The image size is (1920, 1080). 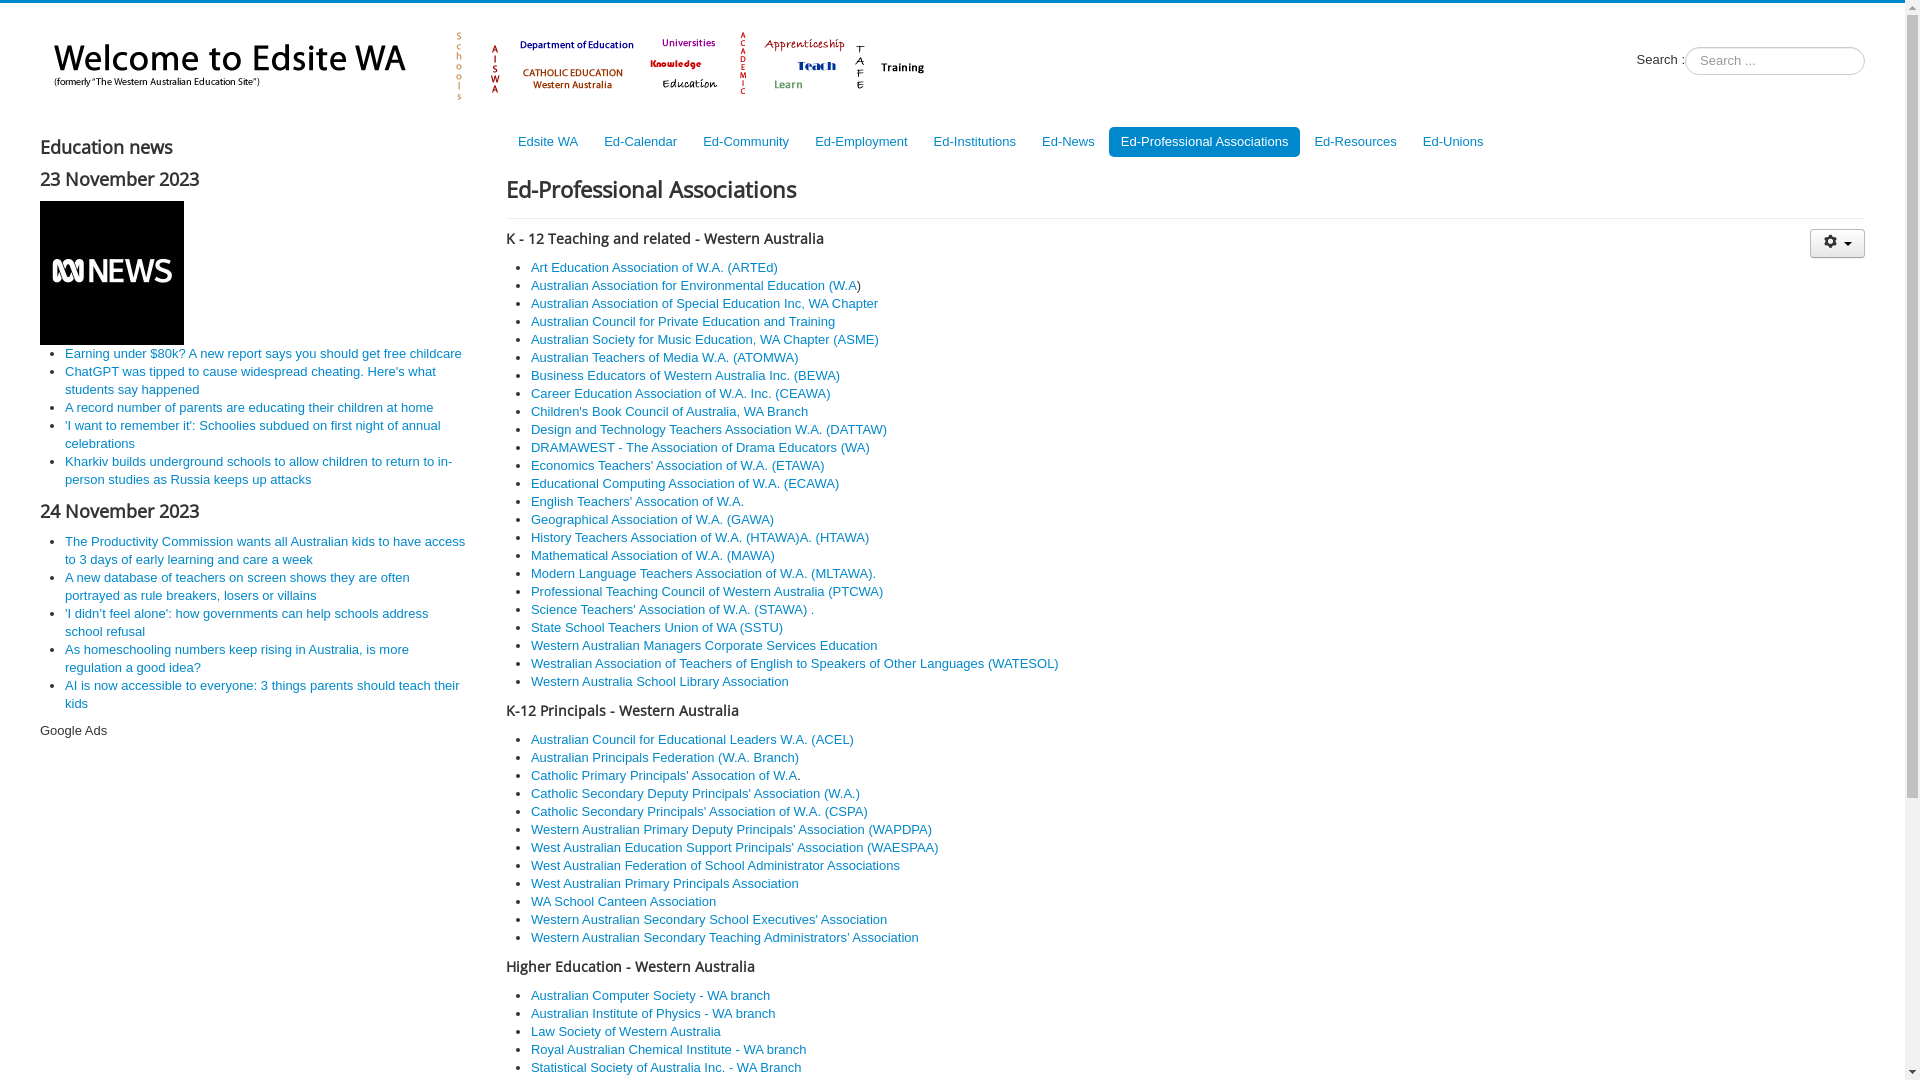 I want to click on 'State School Teachers Union of WA (SSTU)', so click(x=657, y=626).